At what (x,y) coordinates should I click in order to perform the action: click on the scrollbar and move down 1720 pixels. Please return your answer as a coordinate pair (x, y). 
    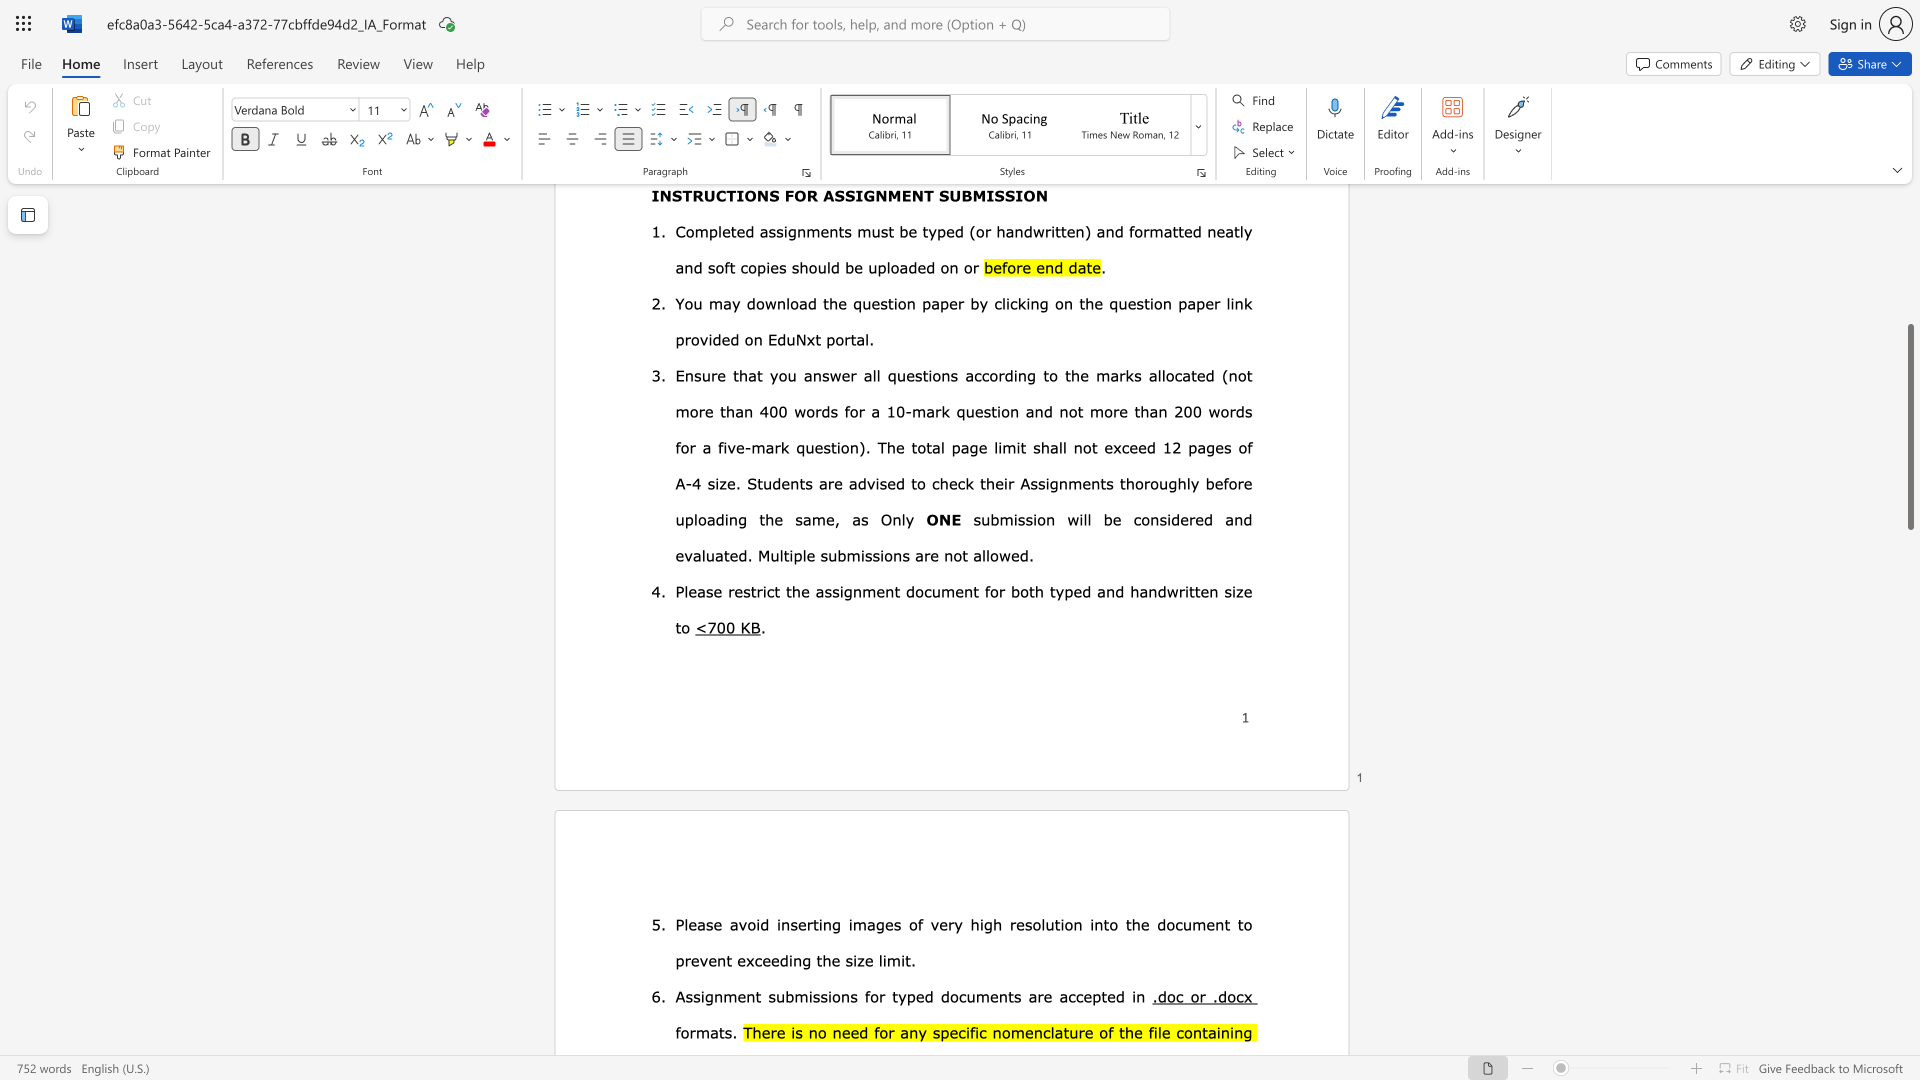
    Looking at the image, I should click on (1909, 426).